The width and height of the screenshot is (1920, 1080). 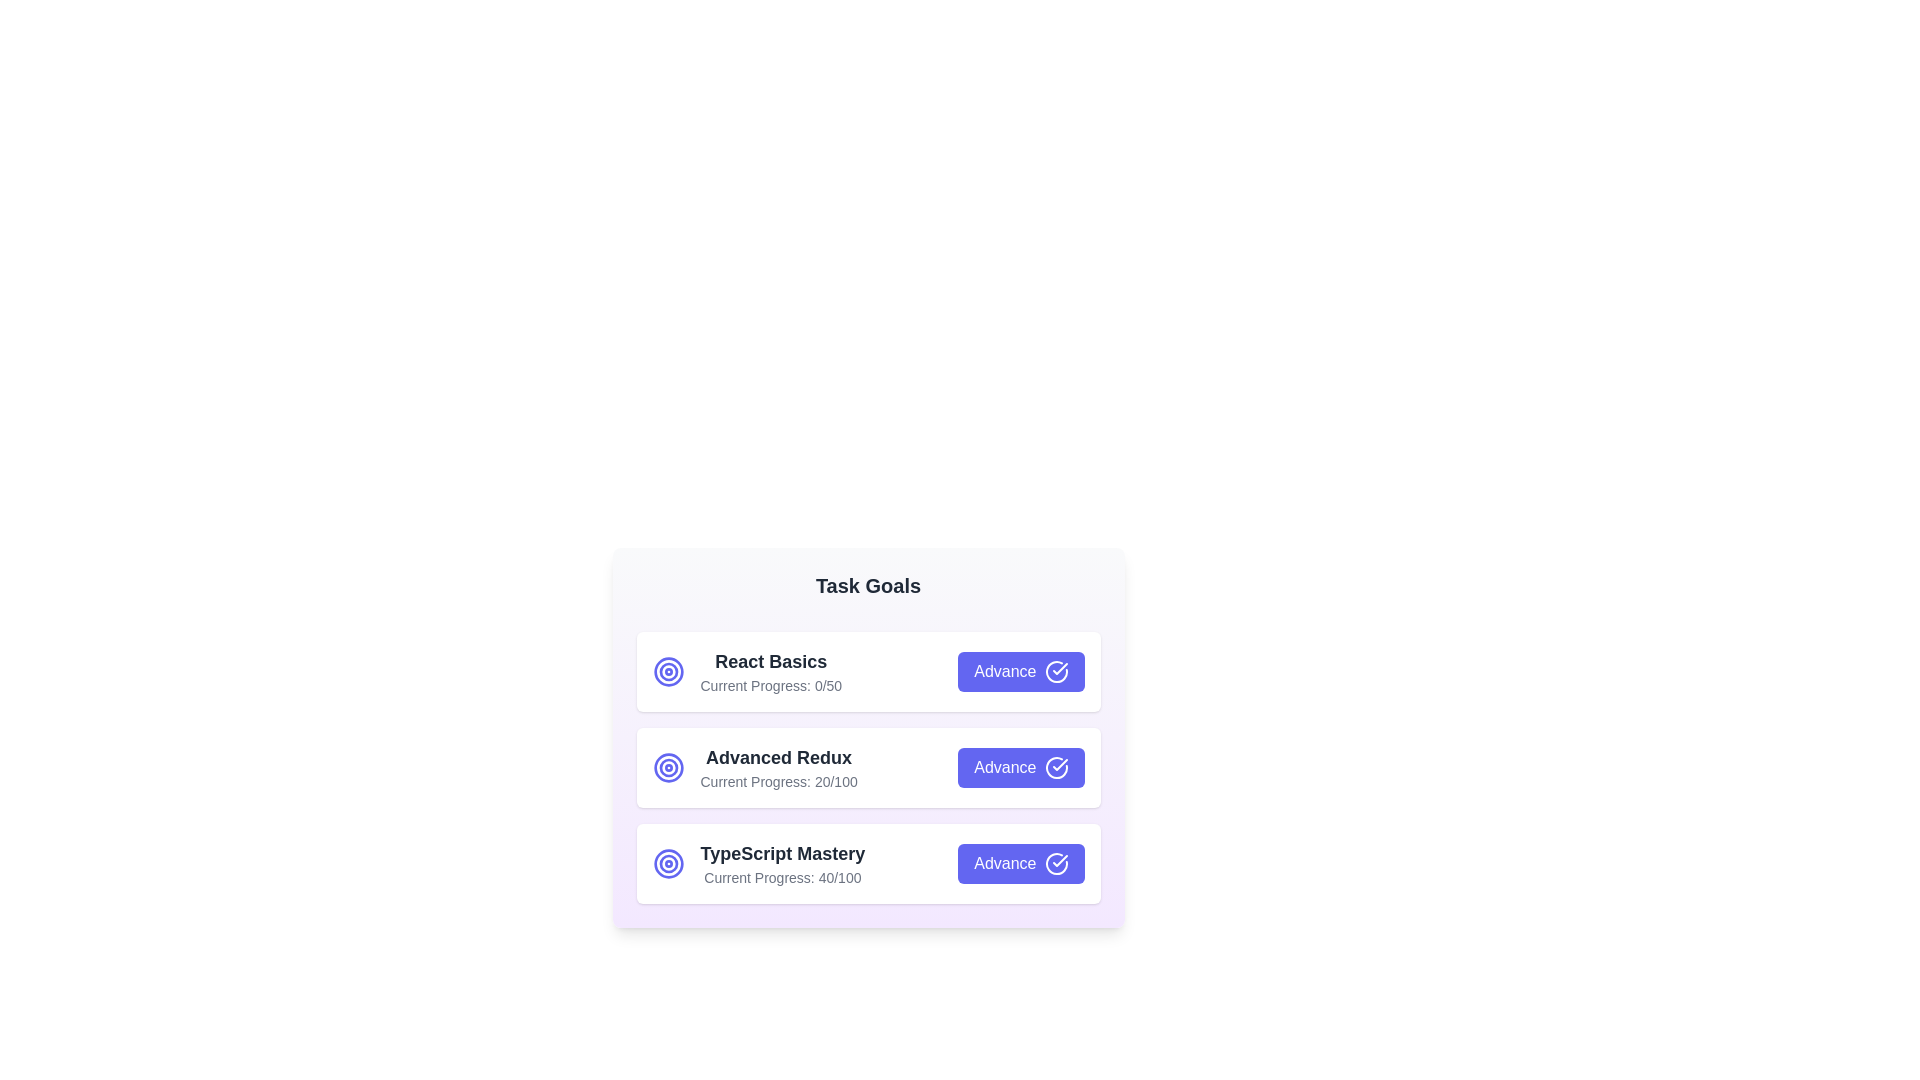 I want to click on the progress information of the 'React Basics' course by clicking on the first list item with a blue target icon and associated text in the 'Task Goals' box, so click(x=746, y=671).